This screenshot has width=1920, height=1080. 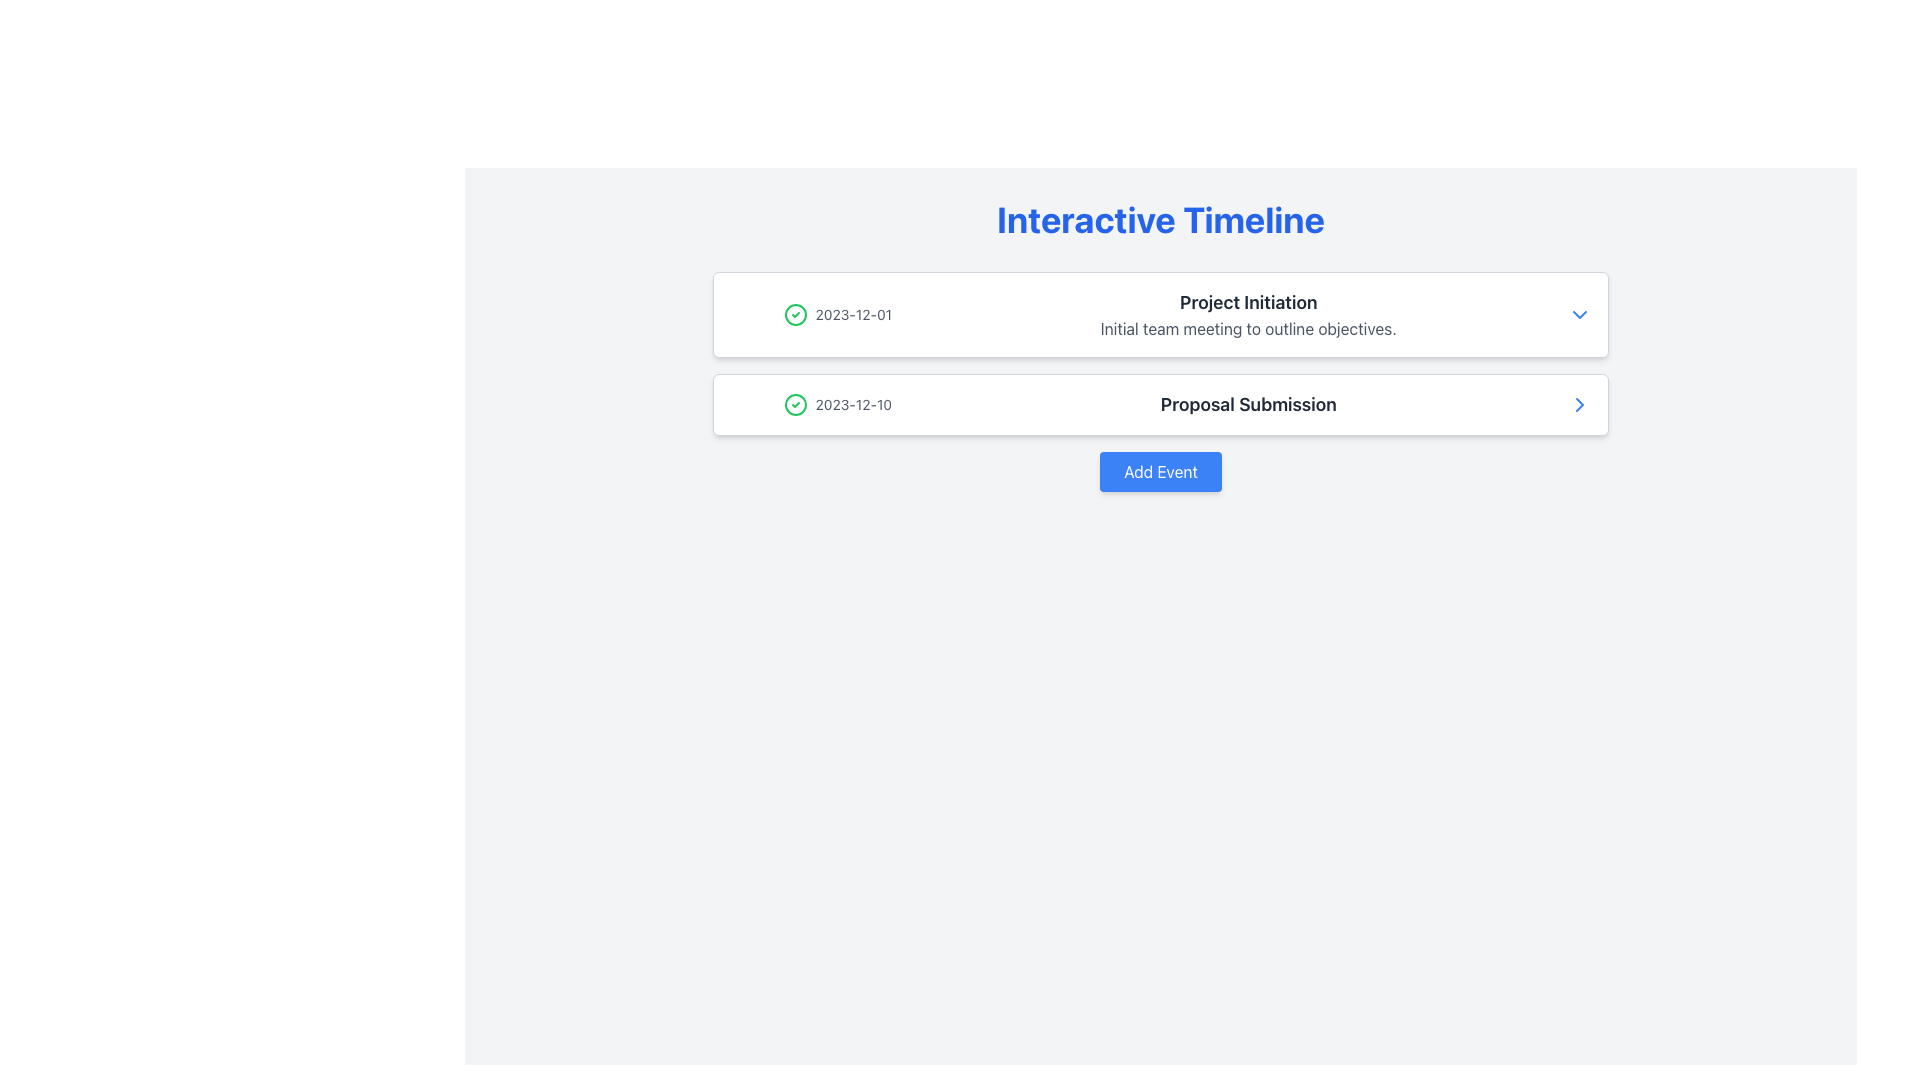 What do you see at coordinates (1161, 381) in the screenshot?
I see `the second event card in the interactive timeline` at bounding box center [1161, 381].